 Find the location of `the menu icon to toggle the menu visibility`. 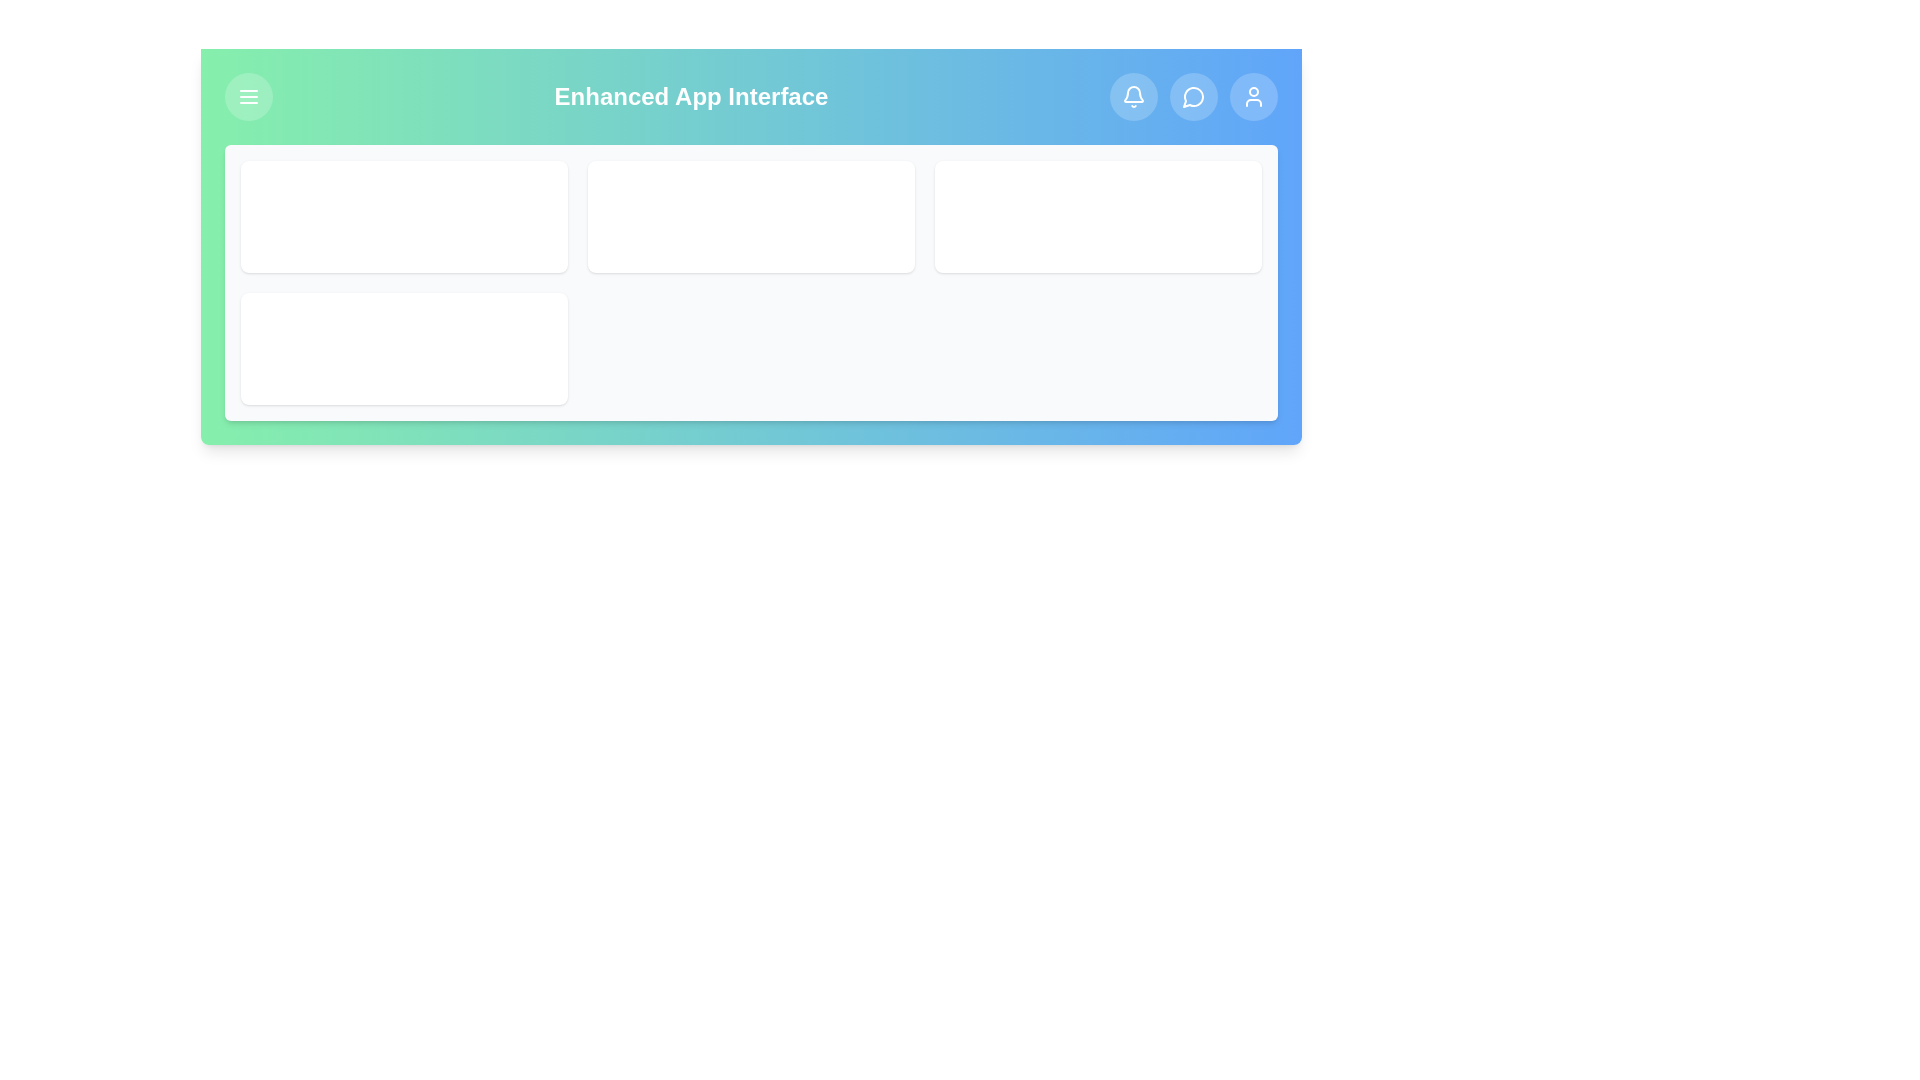

the menu icon to toggle the menu visibility is located at coordinates (248, 96).